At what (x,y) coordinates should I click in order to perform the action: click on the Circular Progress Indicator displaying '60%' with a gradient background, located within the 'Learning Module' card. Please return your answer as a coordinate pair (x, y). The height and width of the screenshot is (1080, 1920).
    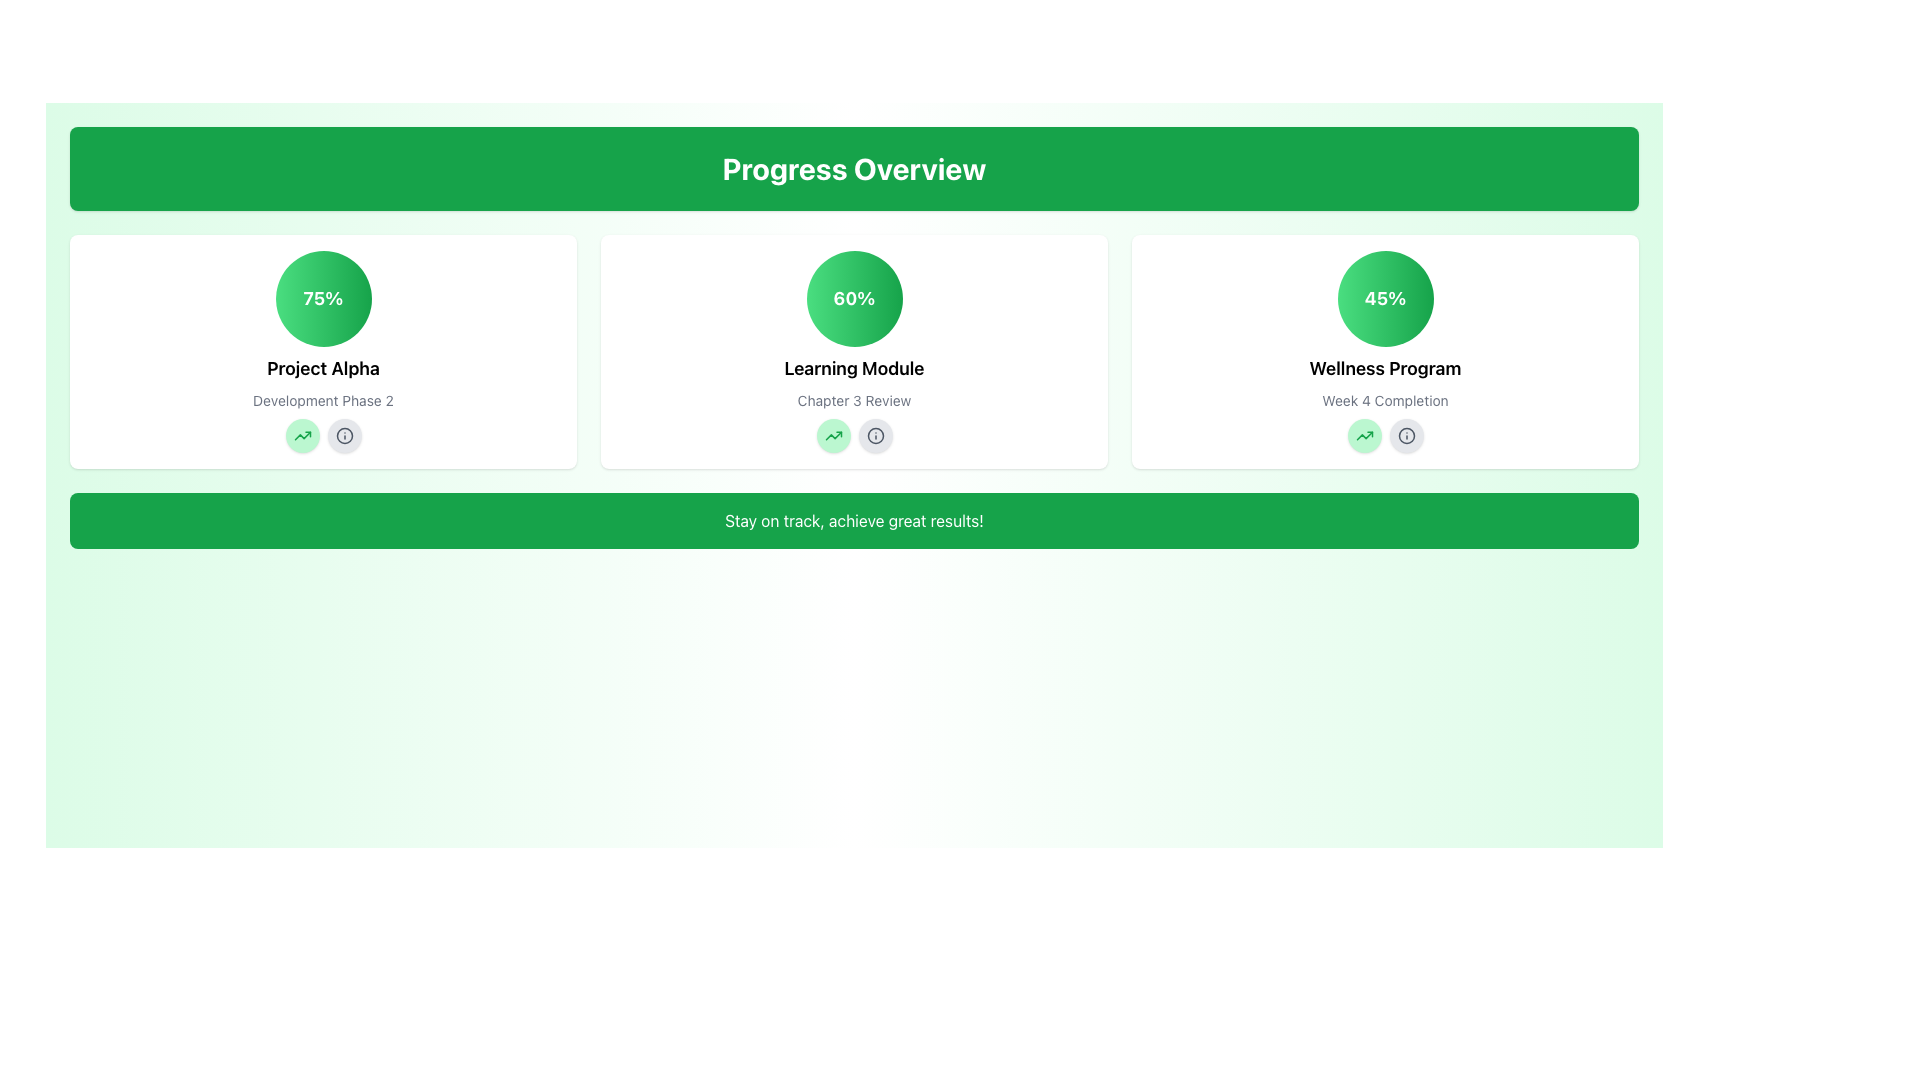
    Looking at the image, I should click on (854, 299).